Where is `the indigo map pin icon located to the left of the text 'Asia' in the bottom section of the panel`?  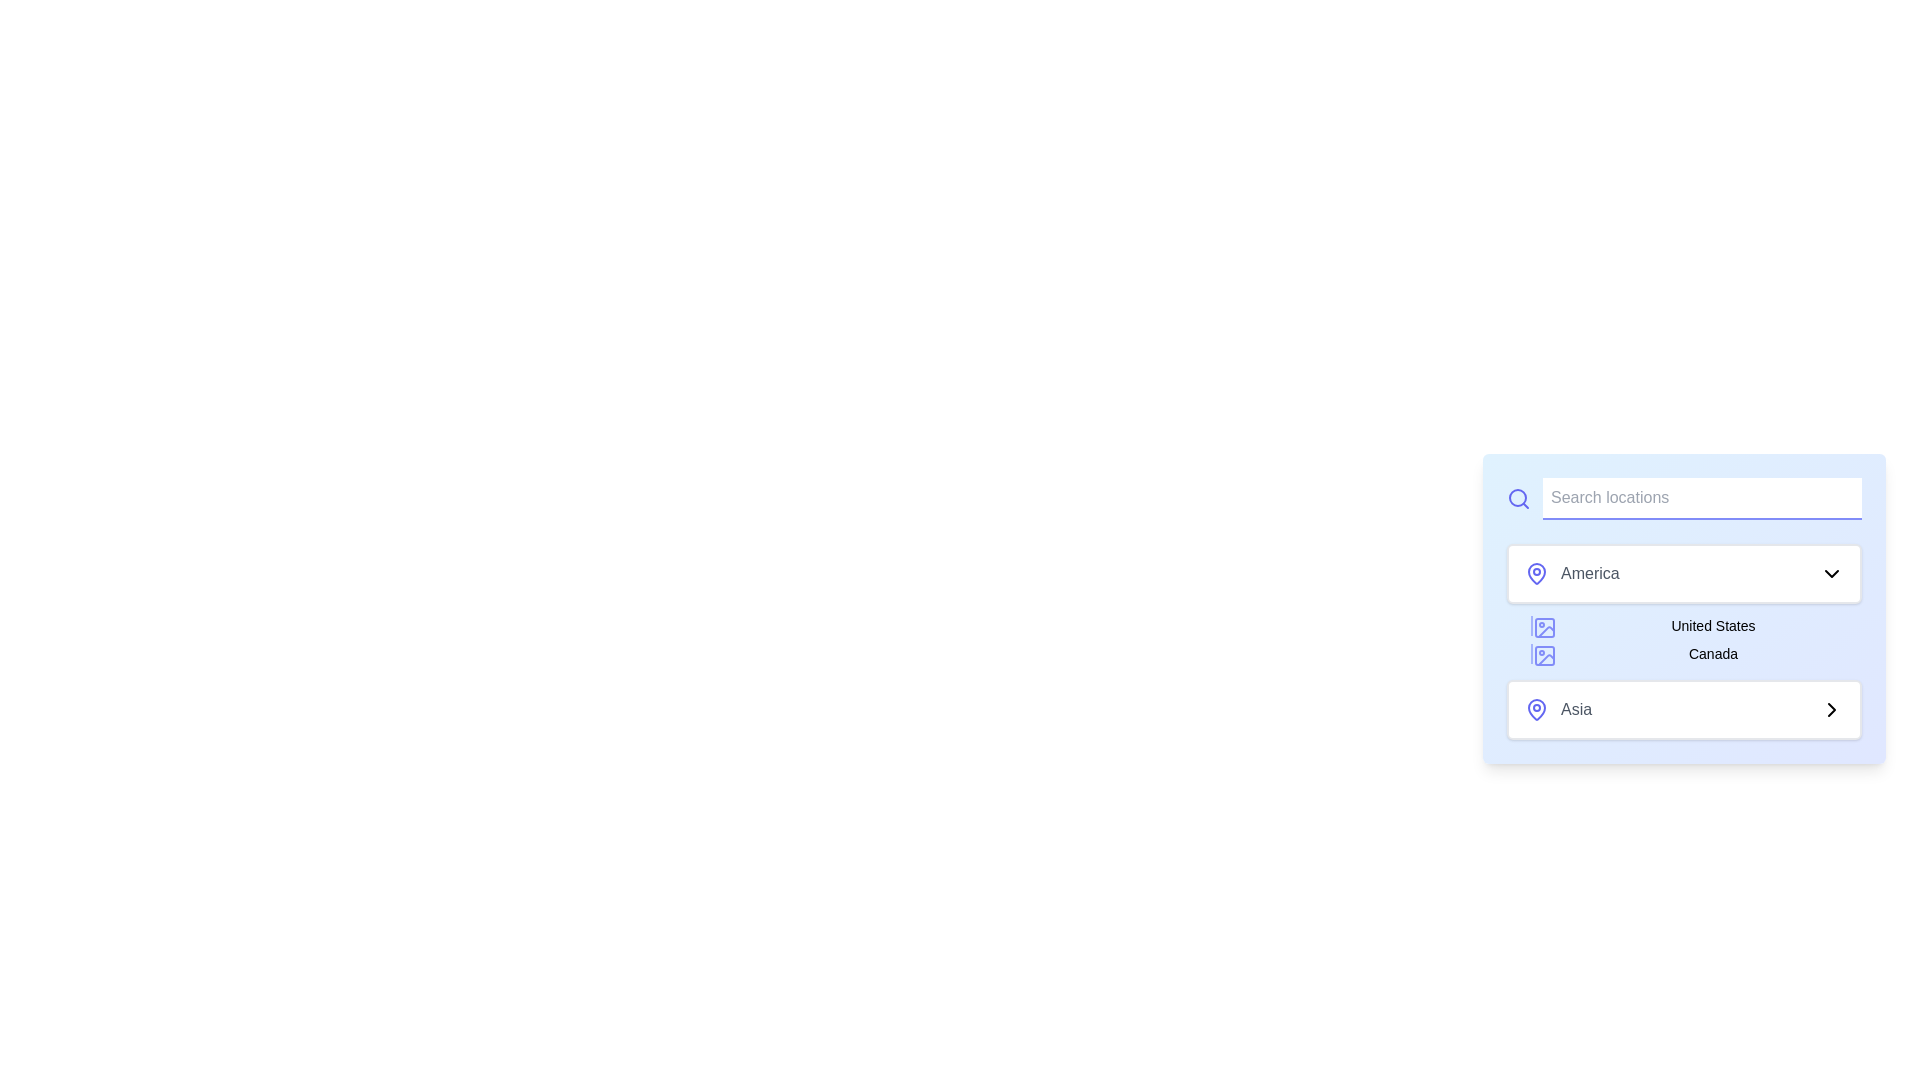 the indigo map pin icon located to the left of the text 'Asia' in the bottom section of the panel is located at coordinates (1535, 708).